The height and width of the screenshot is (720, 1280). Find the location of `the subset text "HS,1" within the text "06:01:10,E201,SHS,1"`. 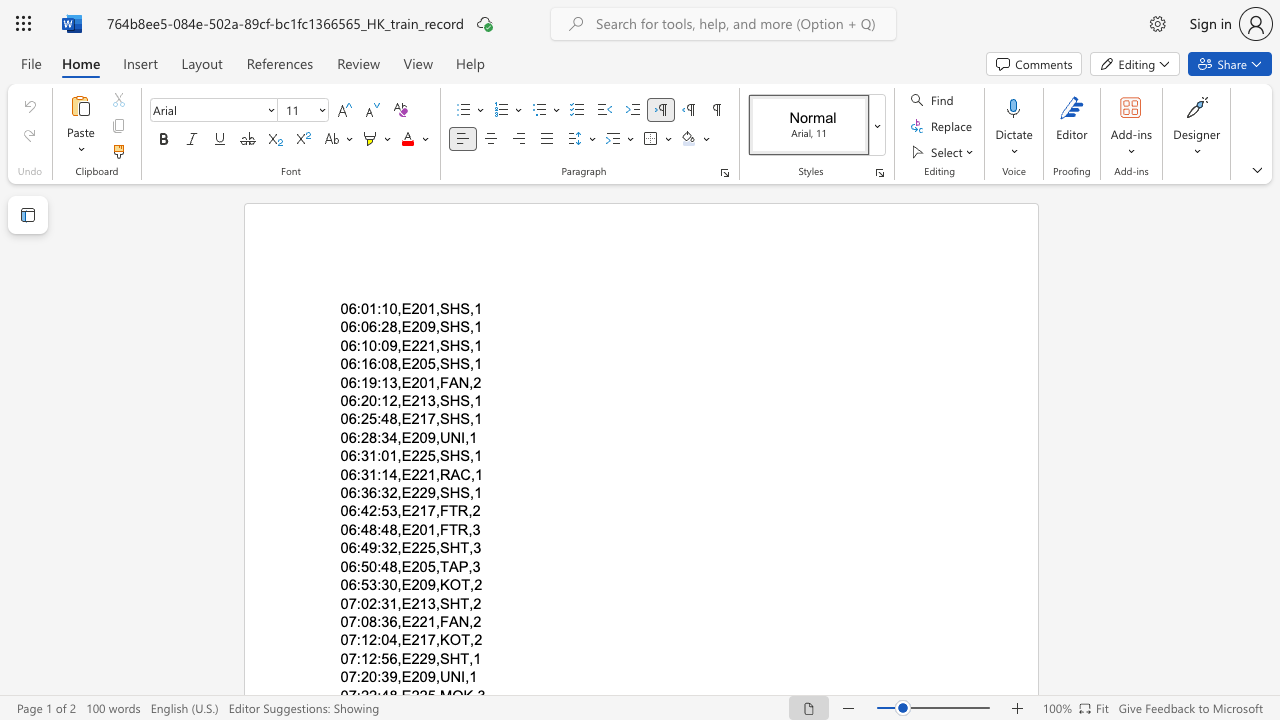

the subset text "HS,1" within the text "06:01:10,E201,SHS,1" is located at coordinates (448, 309).